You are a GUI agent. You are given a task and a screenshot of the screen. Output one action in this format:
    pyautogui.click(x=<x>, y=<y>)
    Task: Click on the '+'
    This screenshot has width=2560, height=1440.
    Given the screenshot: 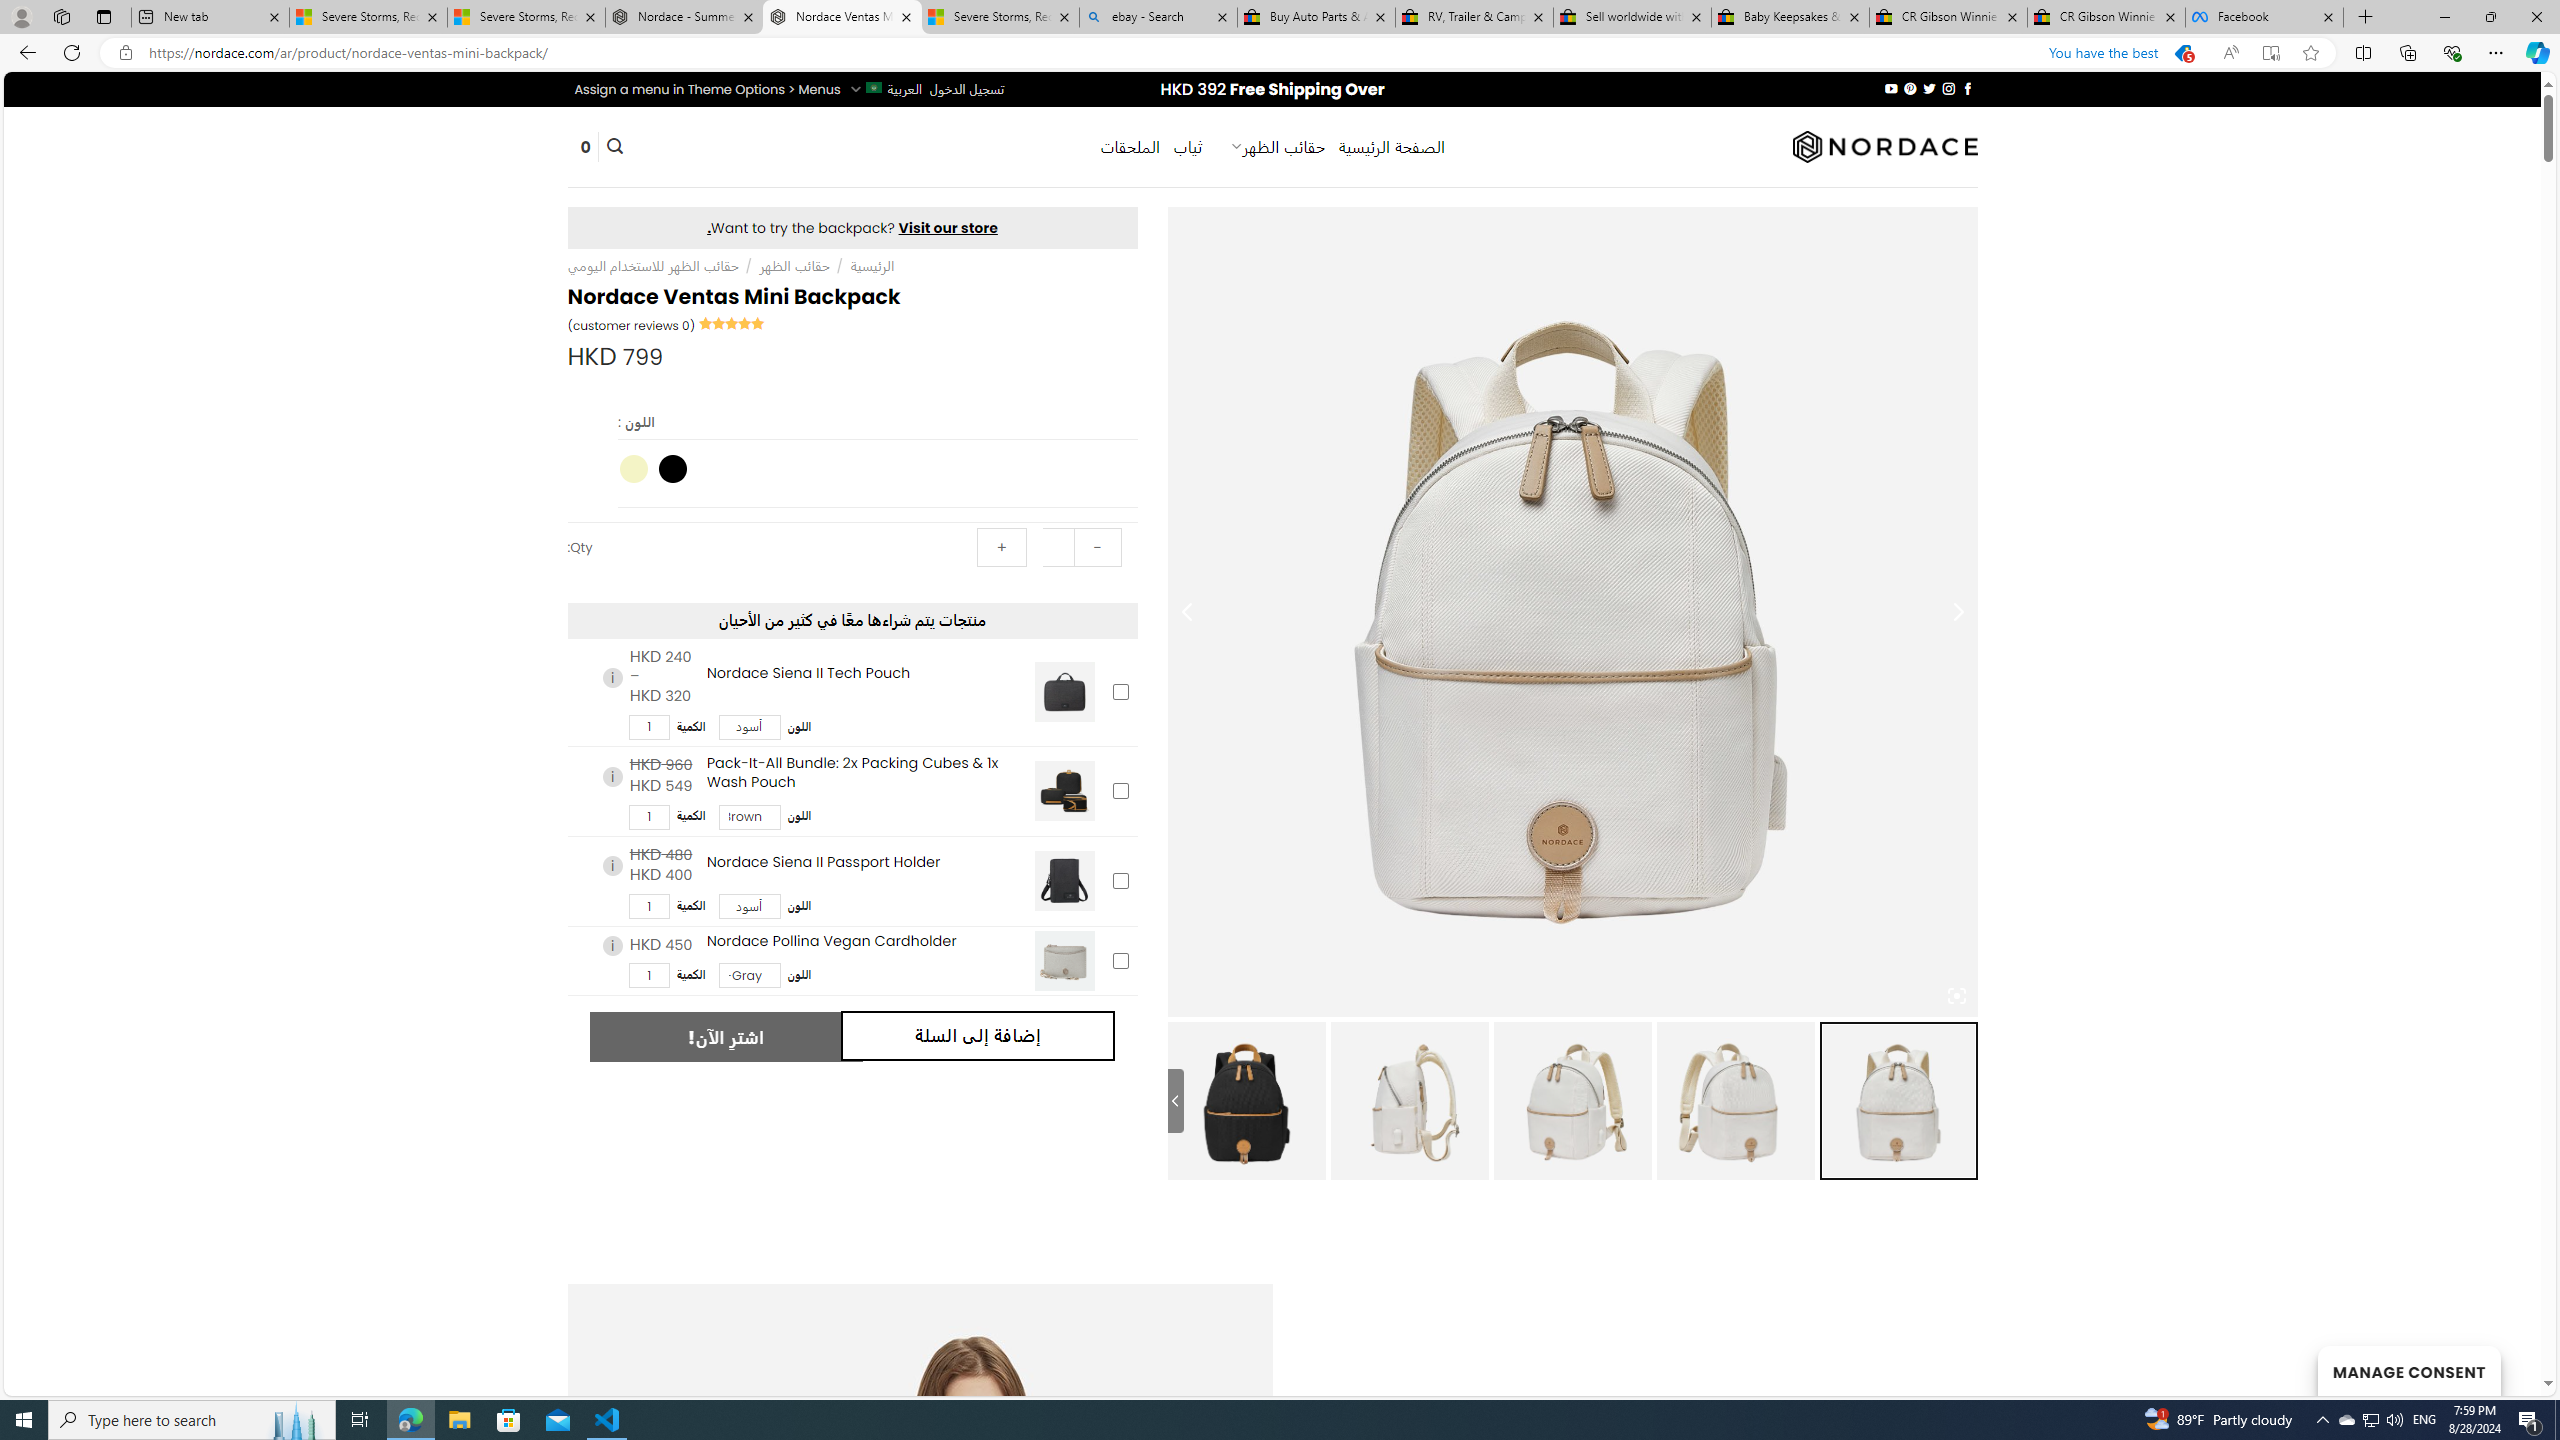 What is the action you would take?
    pyautogui.click(x=1002, y=547)
    